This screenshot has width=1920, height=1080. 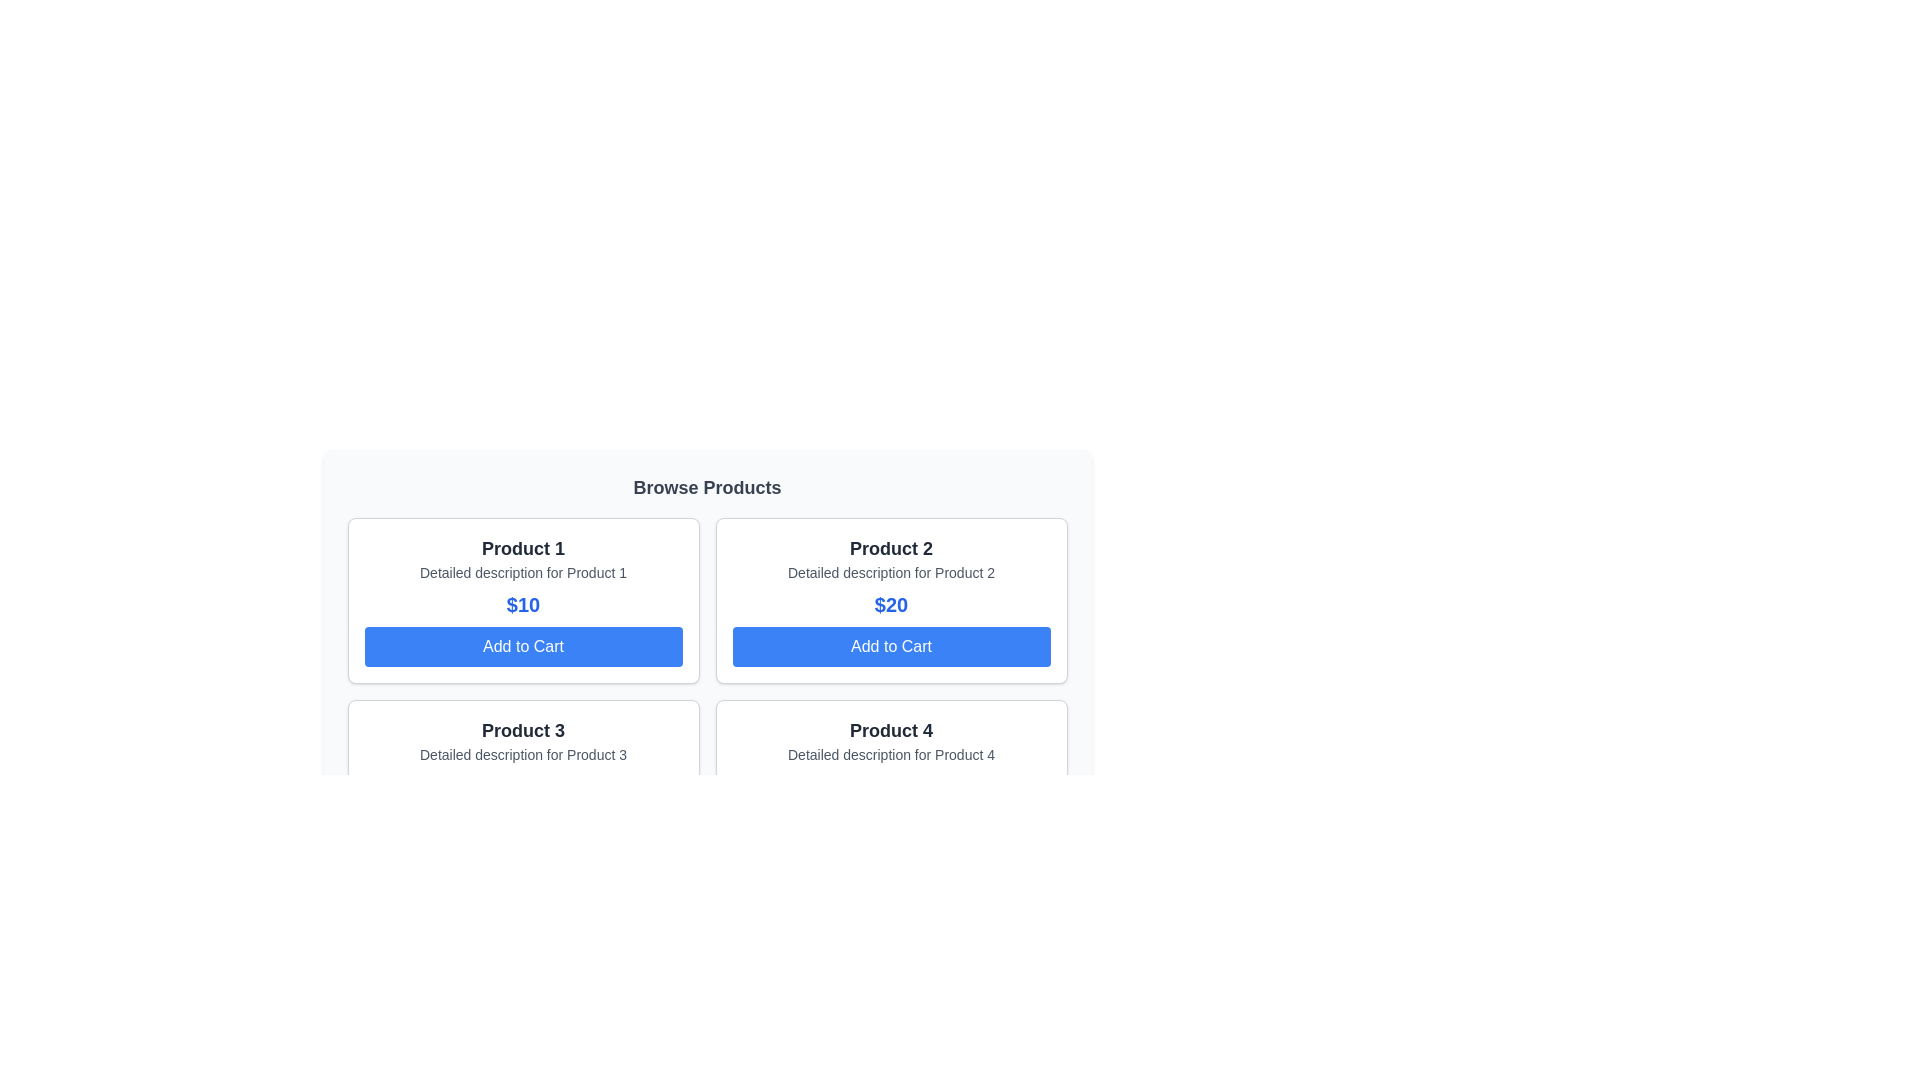 What do you see at coordinates (890, 782) in the screenshot?
I see `the 'Add to Cart' button on the Product card for 'Product 4', located at the bottom-right corner of the grid layout` at bounding box center [890, 782].